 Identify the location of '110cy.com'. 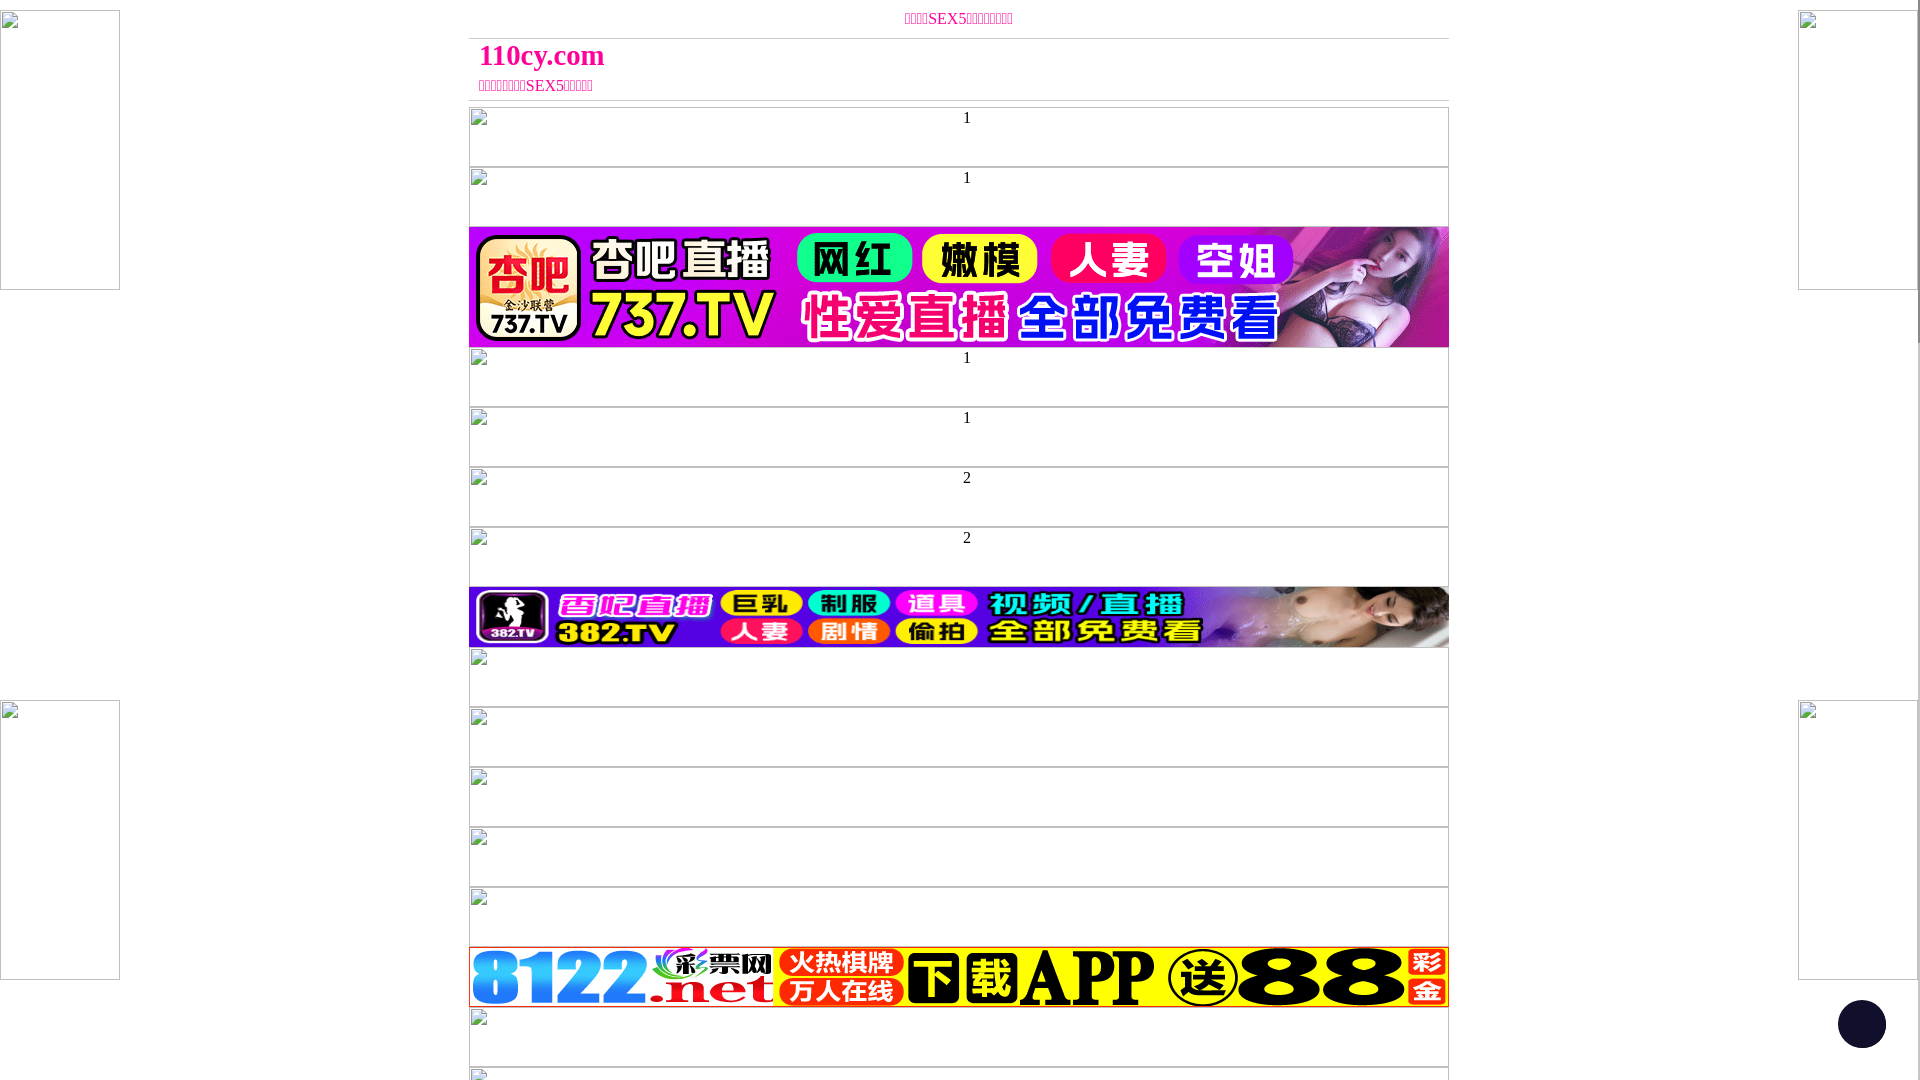
(836, 54).